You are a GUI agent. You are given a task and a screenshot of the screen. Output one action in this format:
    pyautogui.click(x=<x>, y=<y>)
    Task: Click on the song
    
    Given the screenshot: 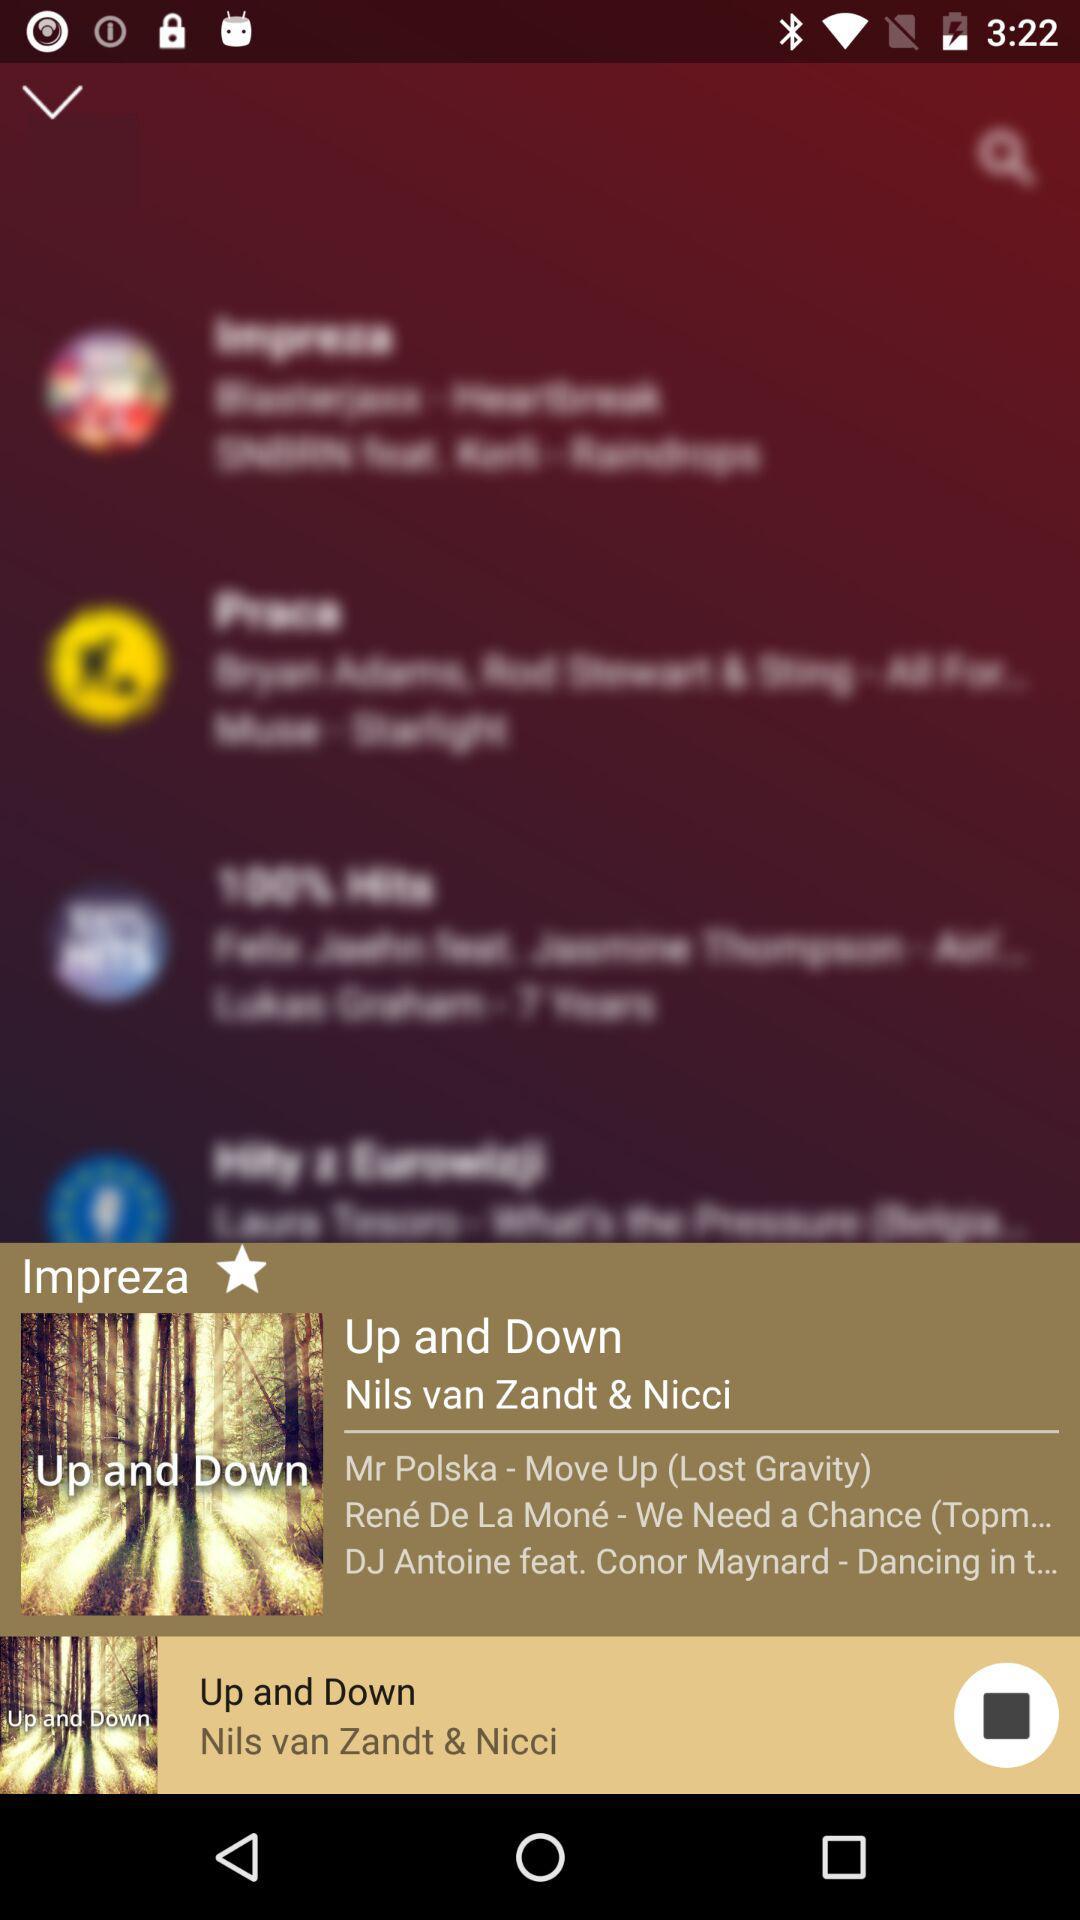 What is the action you would take?
    pyautogui.click(x=232, y=1271)
    